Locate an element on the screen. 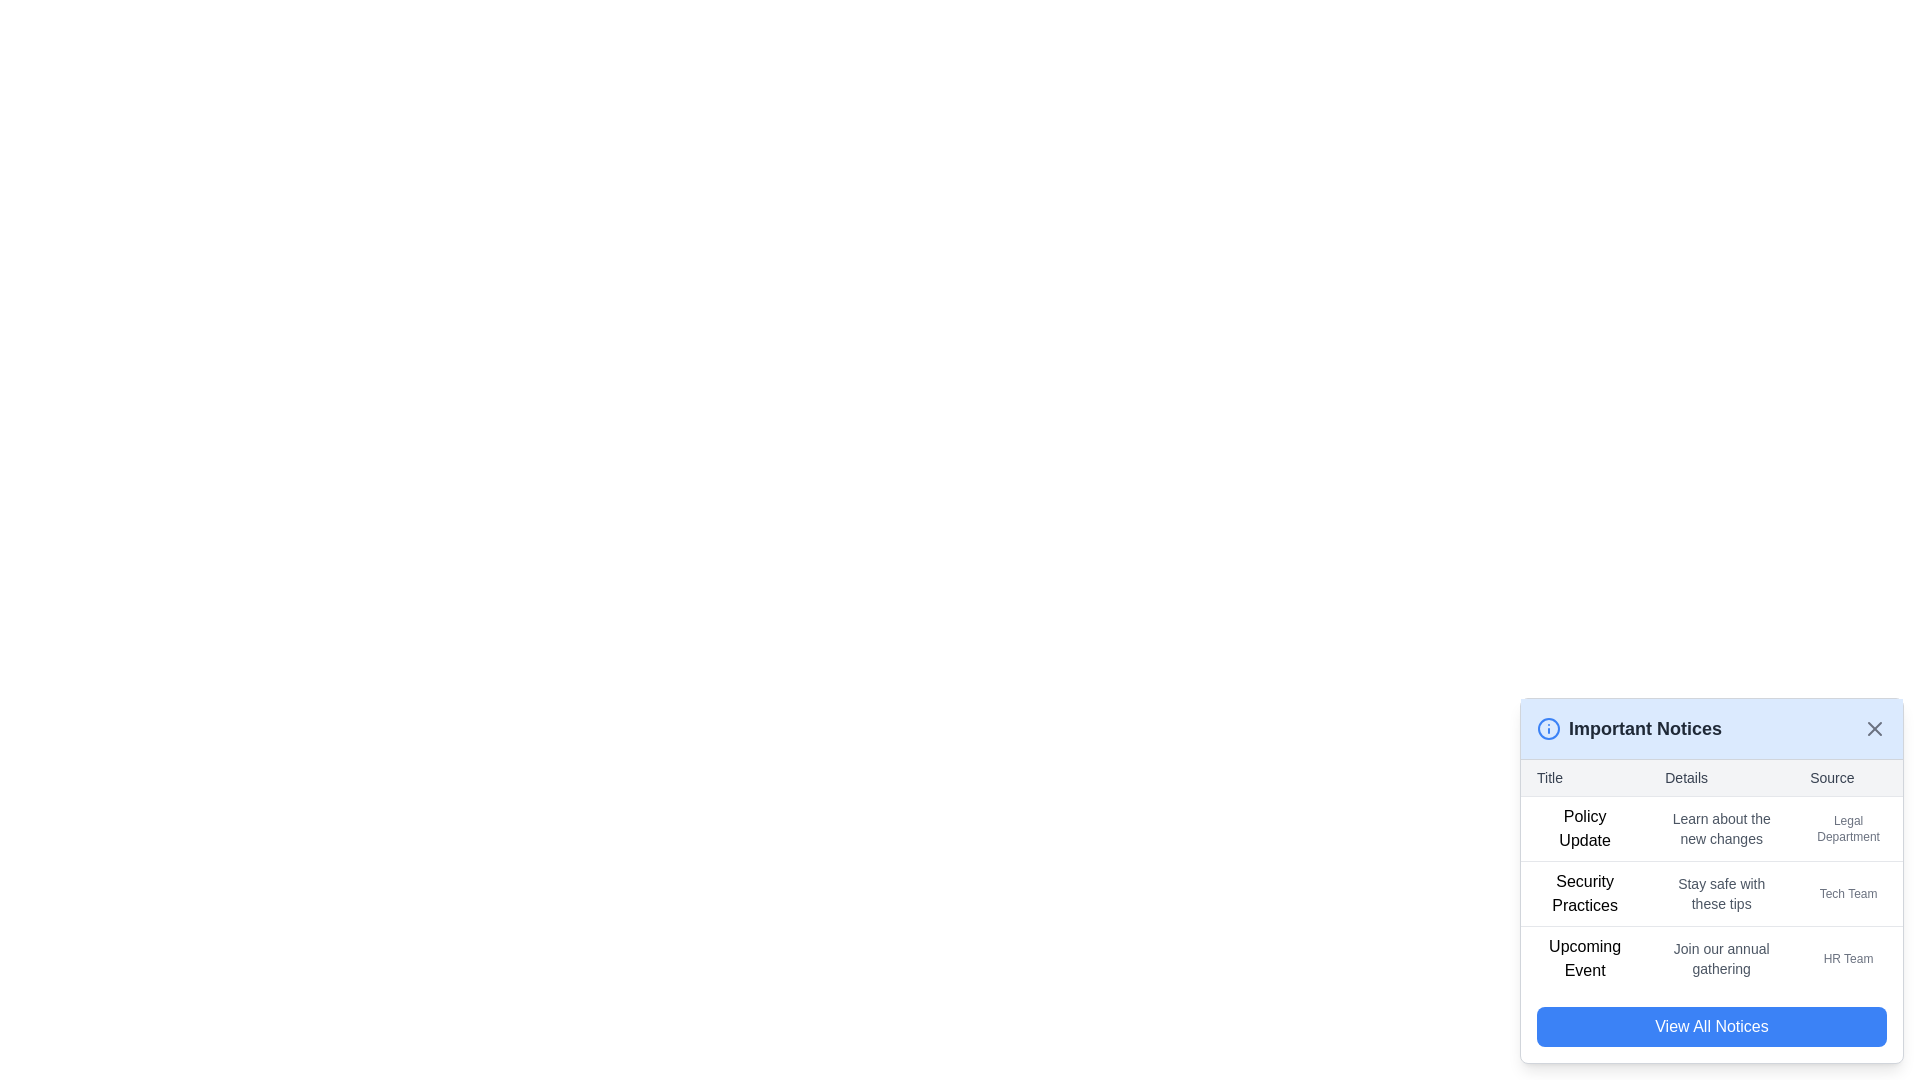 This screenshot has width=1920, height=1080. the close-button icon located in the top-right corner of the 'Important Notices' section is located at coordinates (1874, 729).